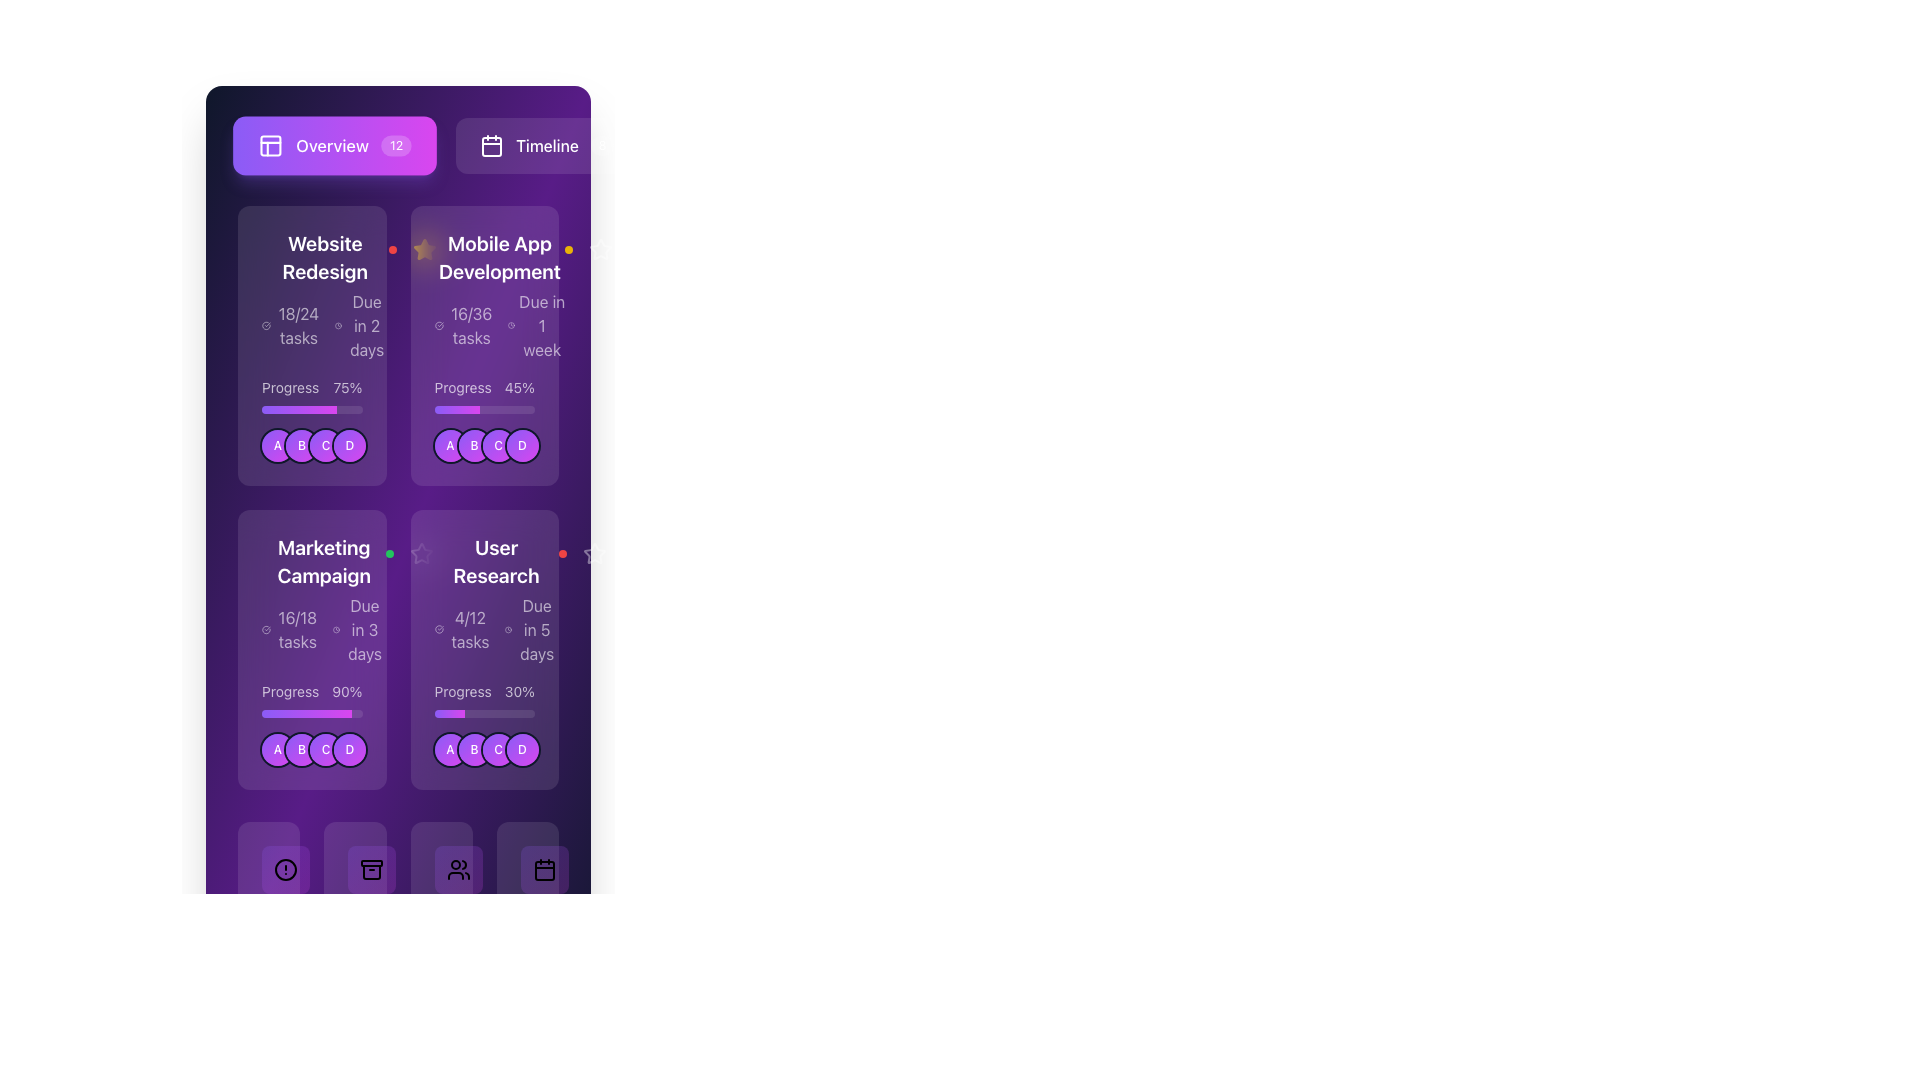  What do you see at coordinates (361, 325) in the screenshot?
I see `the label displaying 'Due in 2 days' with a purple background, located within the 'Website Redesign' card, to the right of '18/24 tasks'` at bounding box center [361, 325].